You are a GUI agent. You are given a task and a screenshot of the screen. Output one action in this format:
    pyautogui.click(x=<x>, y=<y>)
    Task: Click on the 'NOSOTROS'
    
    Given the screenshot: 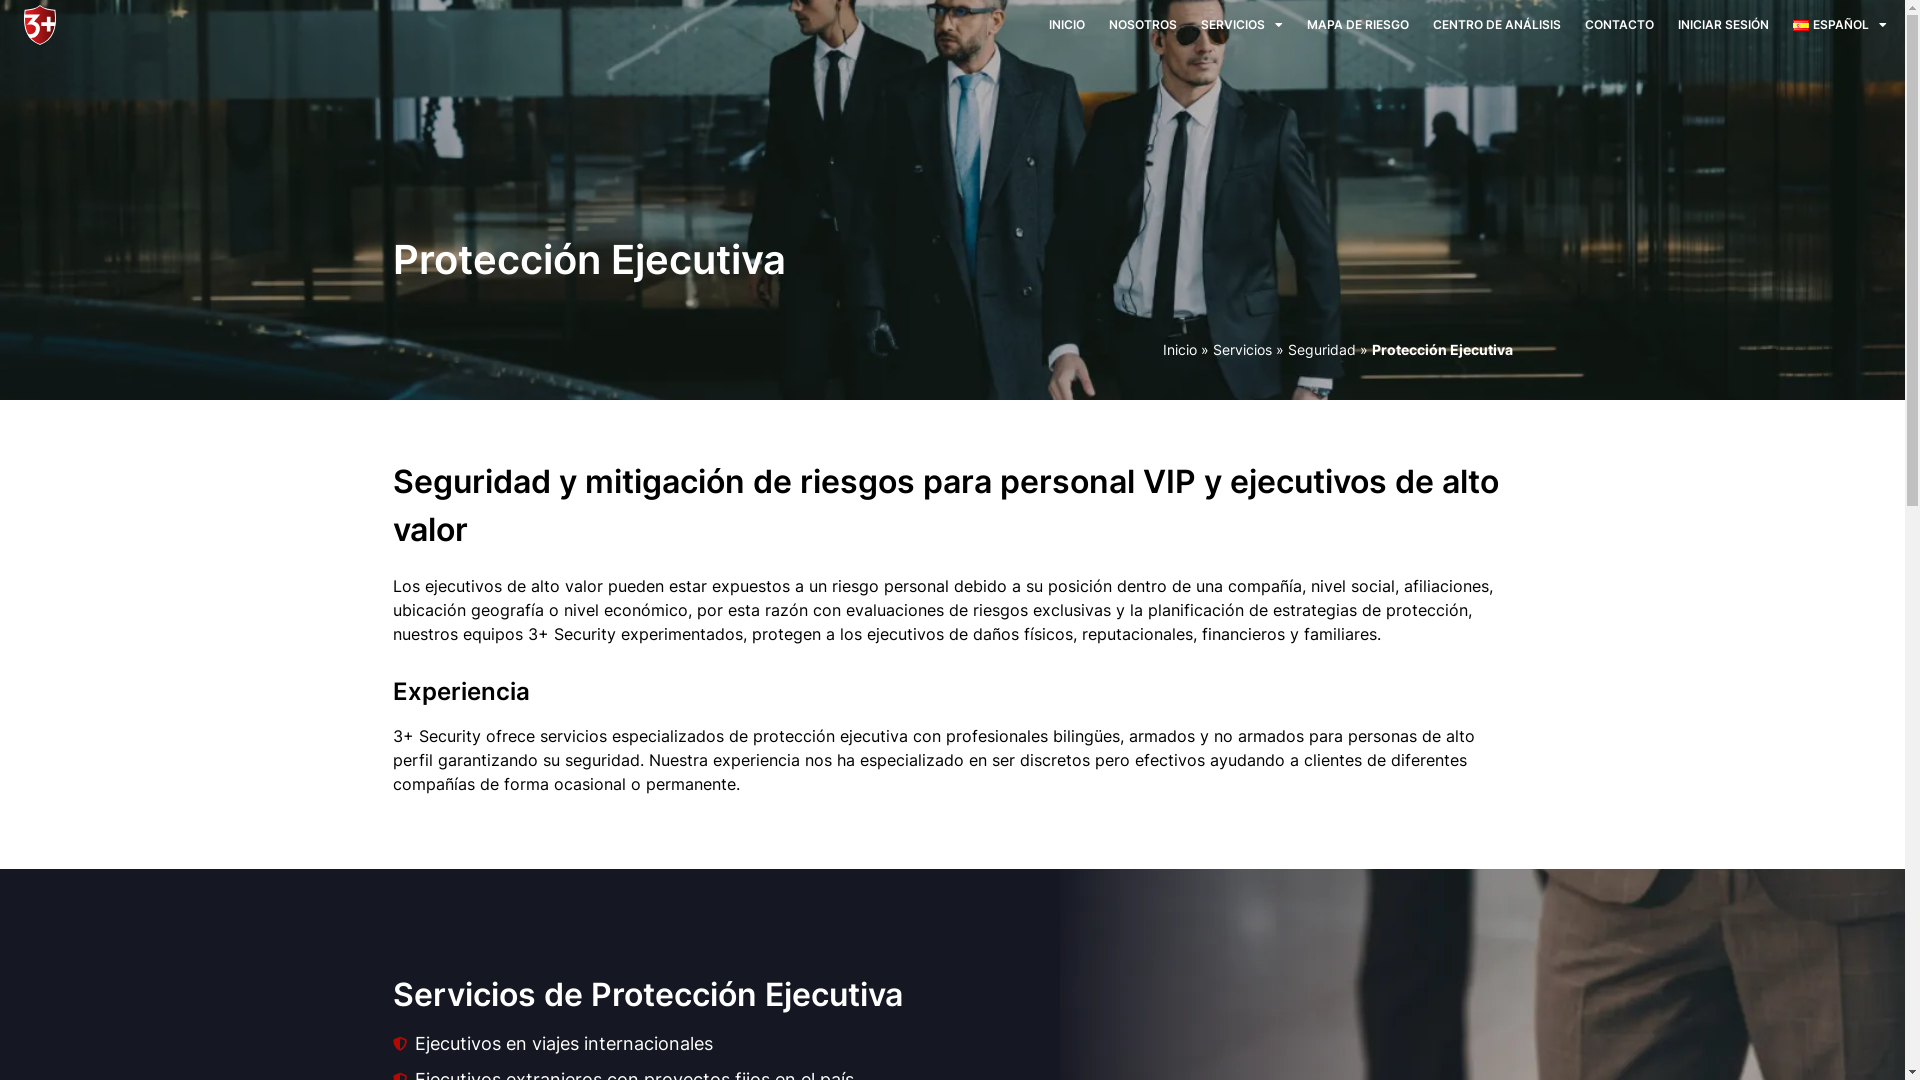 What is the action you would take?
    pyautogui.click(x=1142, y=24)
    